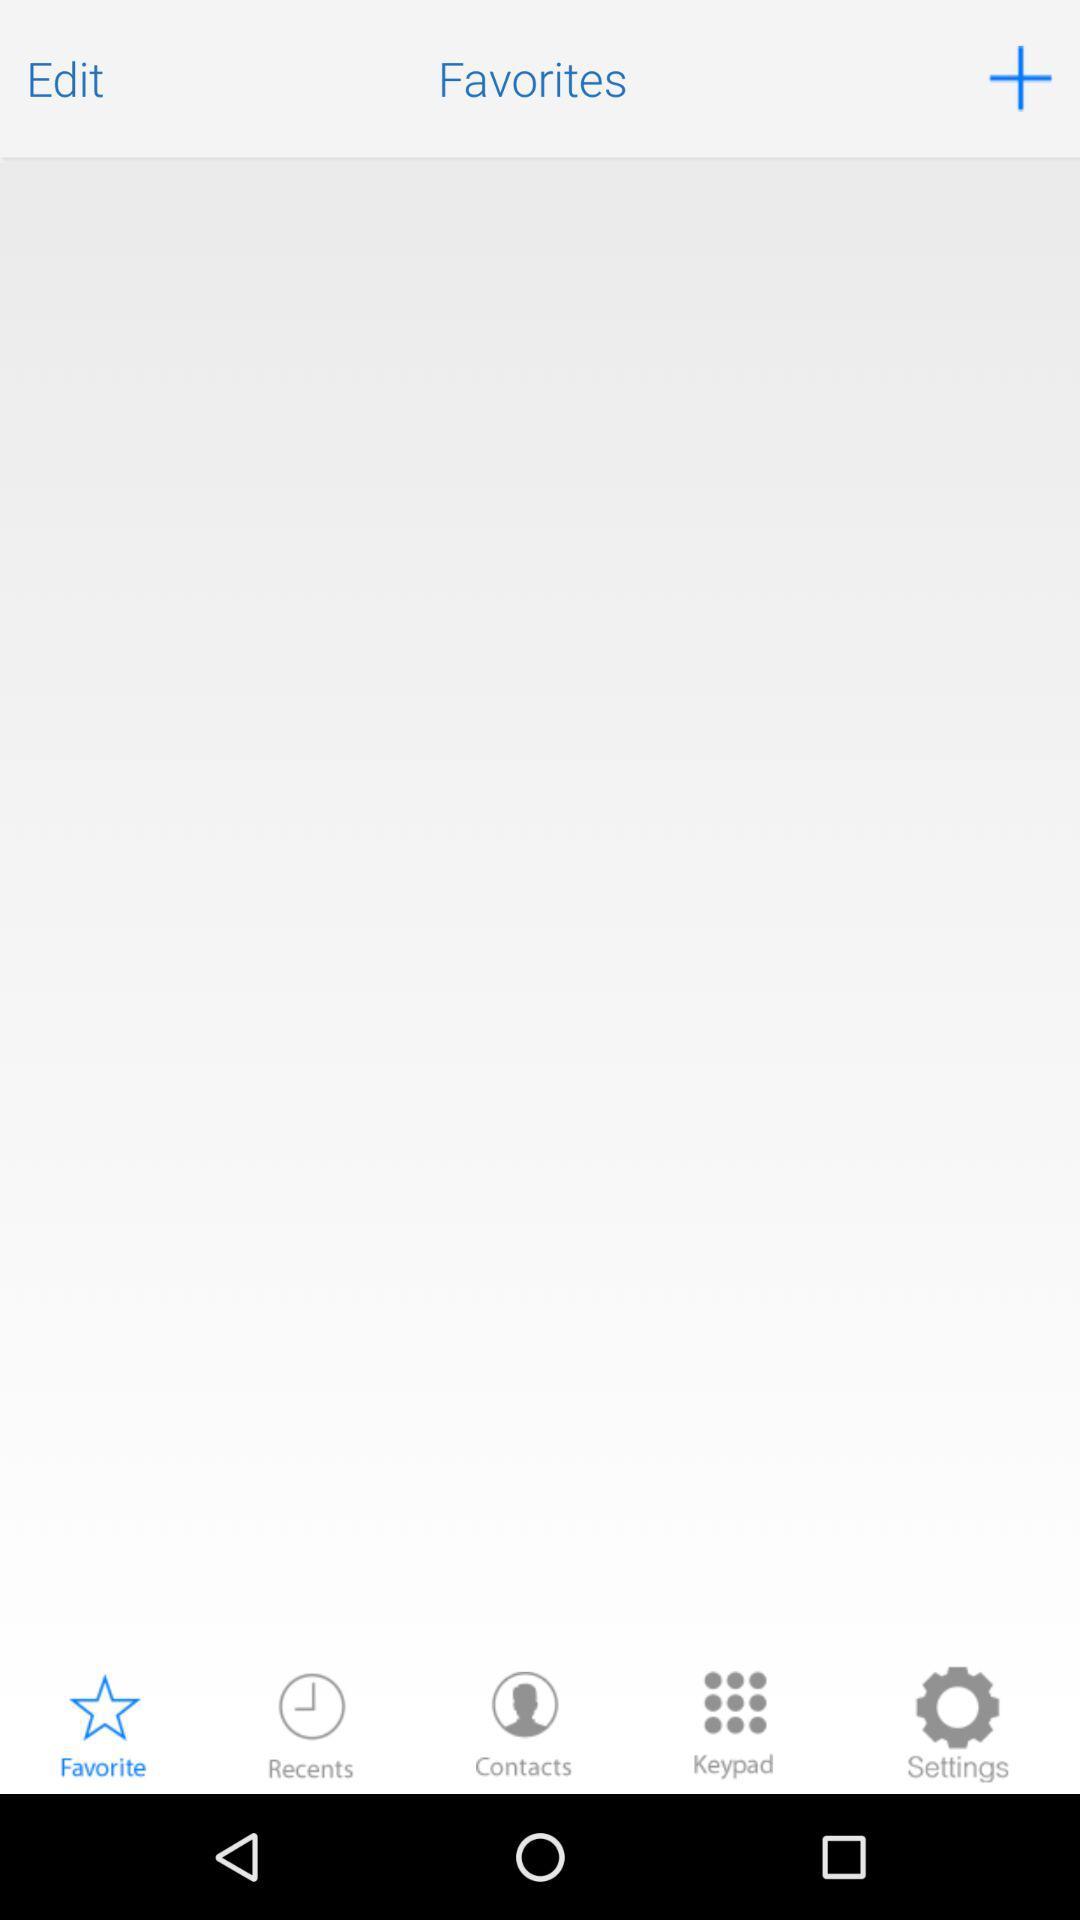  What do you see at coordinates (311, 1723) in the screenshot?
I see `recent` at bounding box center [311, 1723].